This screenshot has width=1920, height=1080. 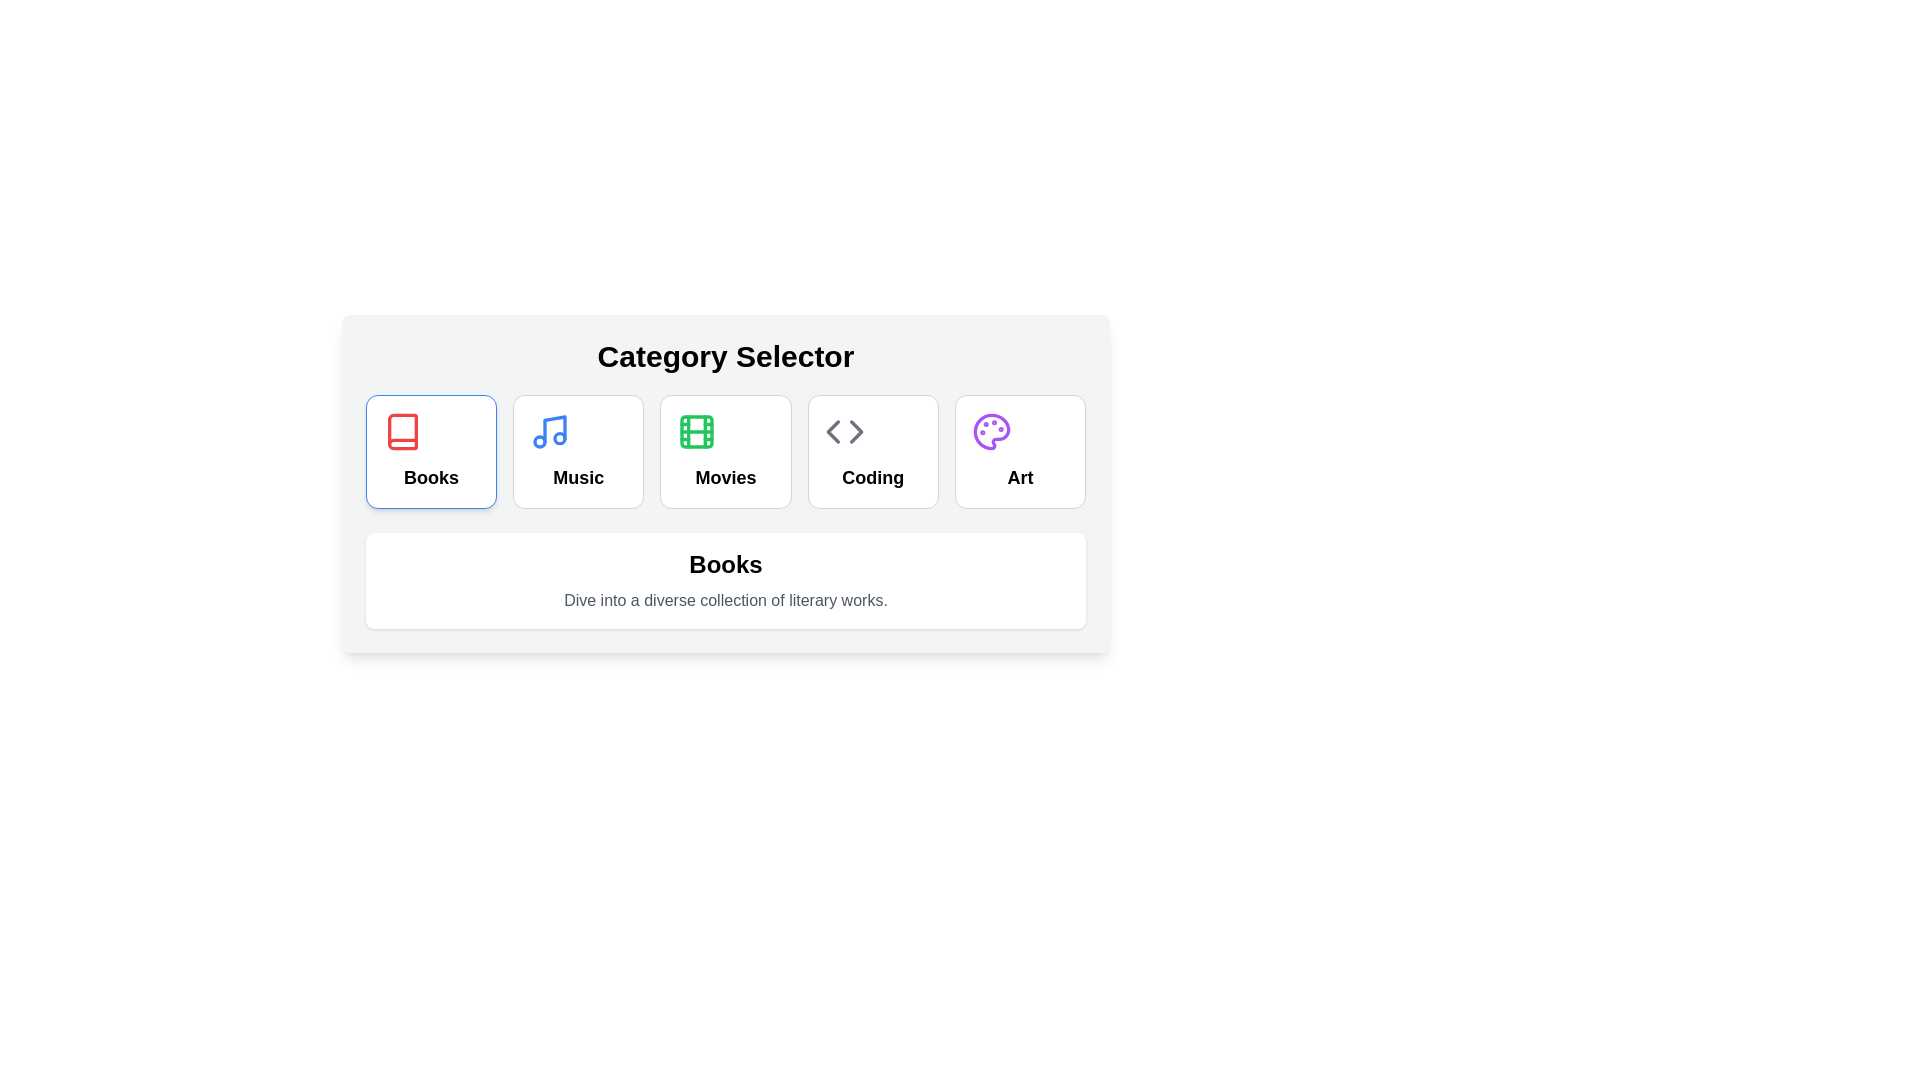 I want to click on the minimalistic gray icon of two angle brackets located in the fourth card of the category selector, which is centered above the 'Coding' text, so click(x=844, y=431).